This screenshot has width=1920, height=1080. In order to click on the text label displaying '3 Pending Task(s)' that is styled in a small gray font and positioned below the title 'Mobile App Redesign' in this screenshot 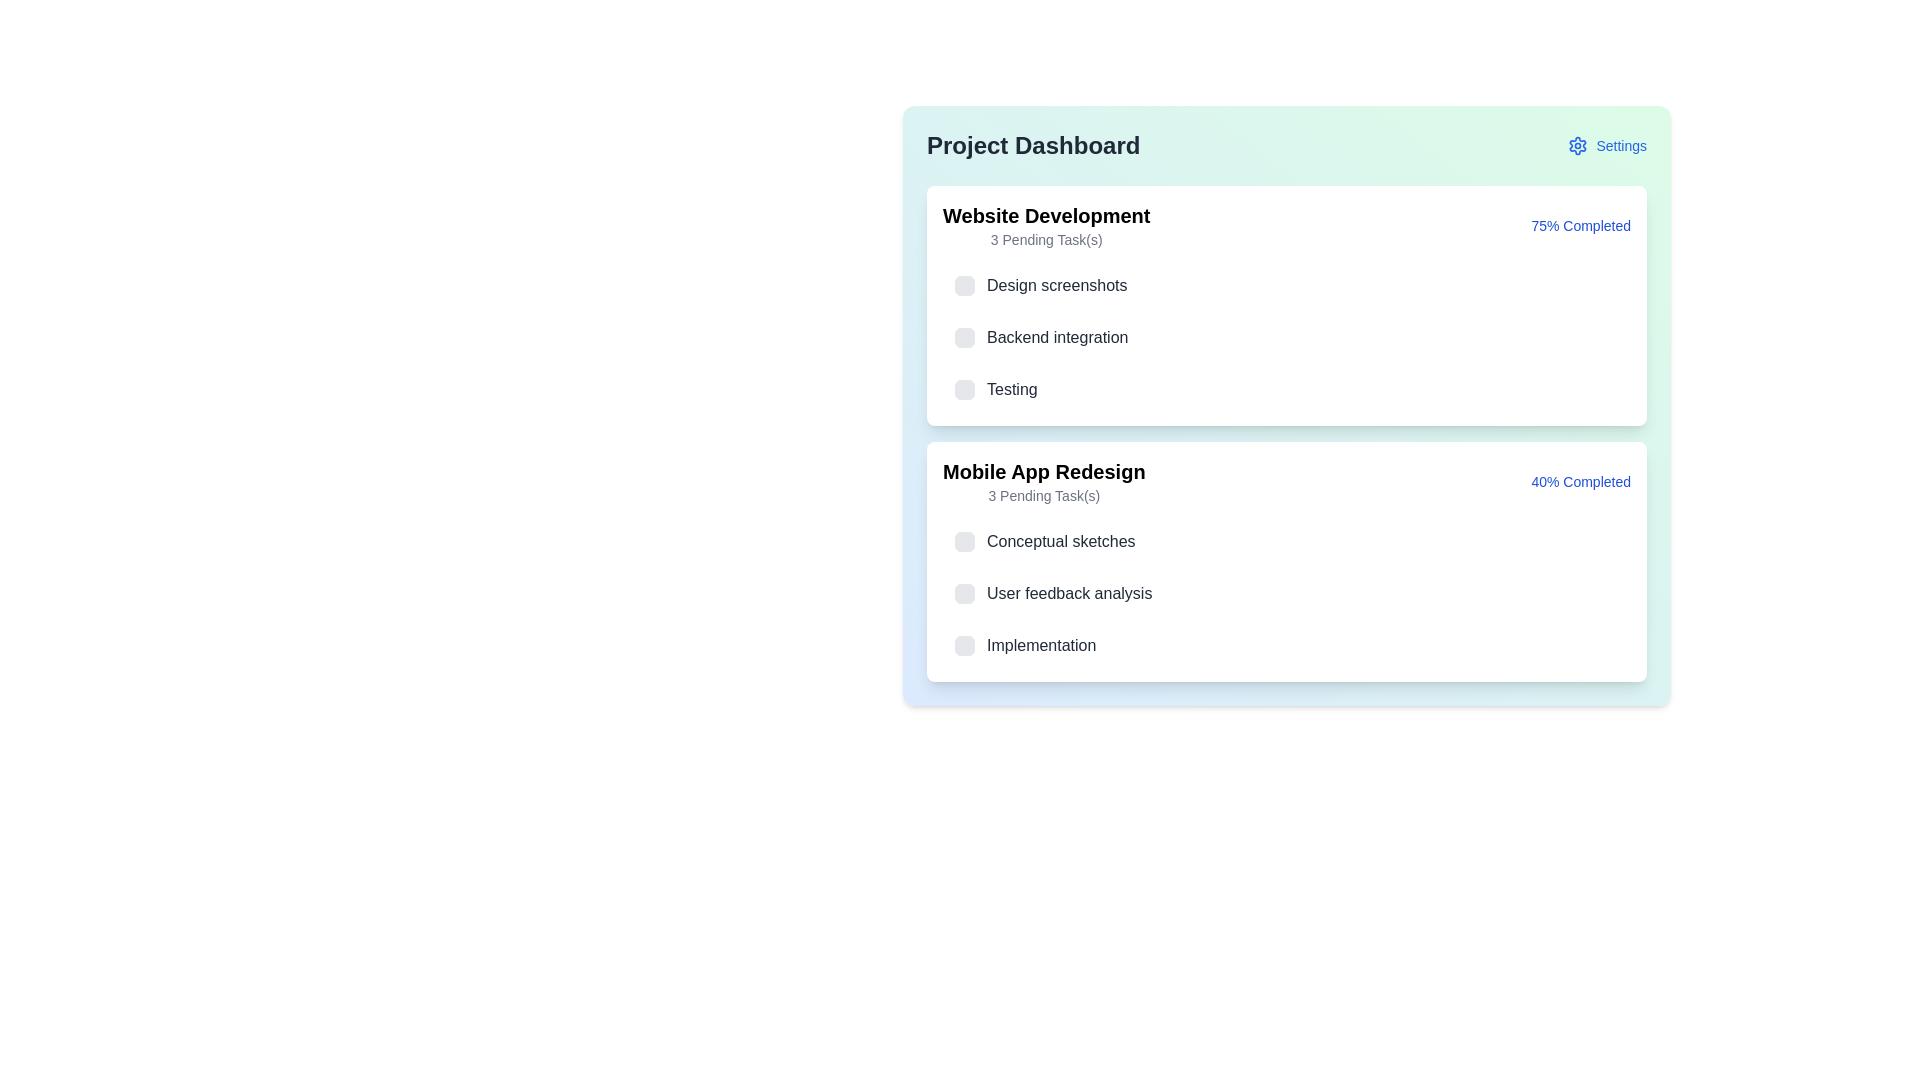, I will do `click(1043, 495)`.